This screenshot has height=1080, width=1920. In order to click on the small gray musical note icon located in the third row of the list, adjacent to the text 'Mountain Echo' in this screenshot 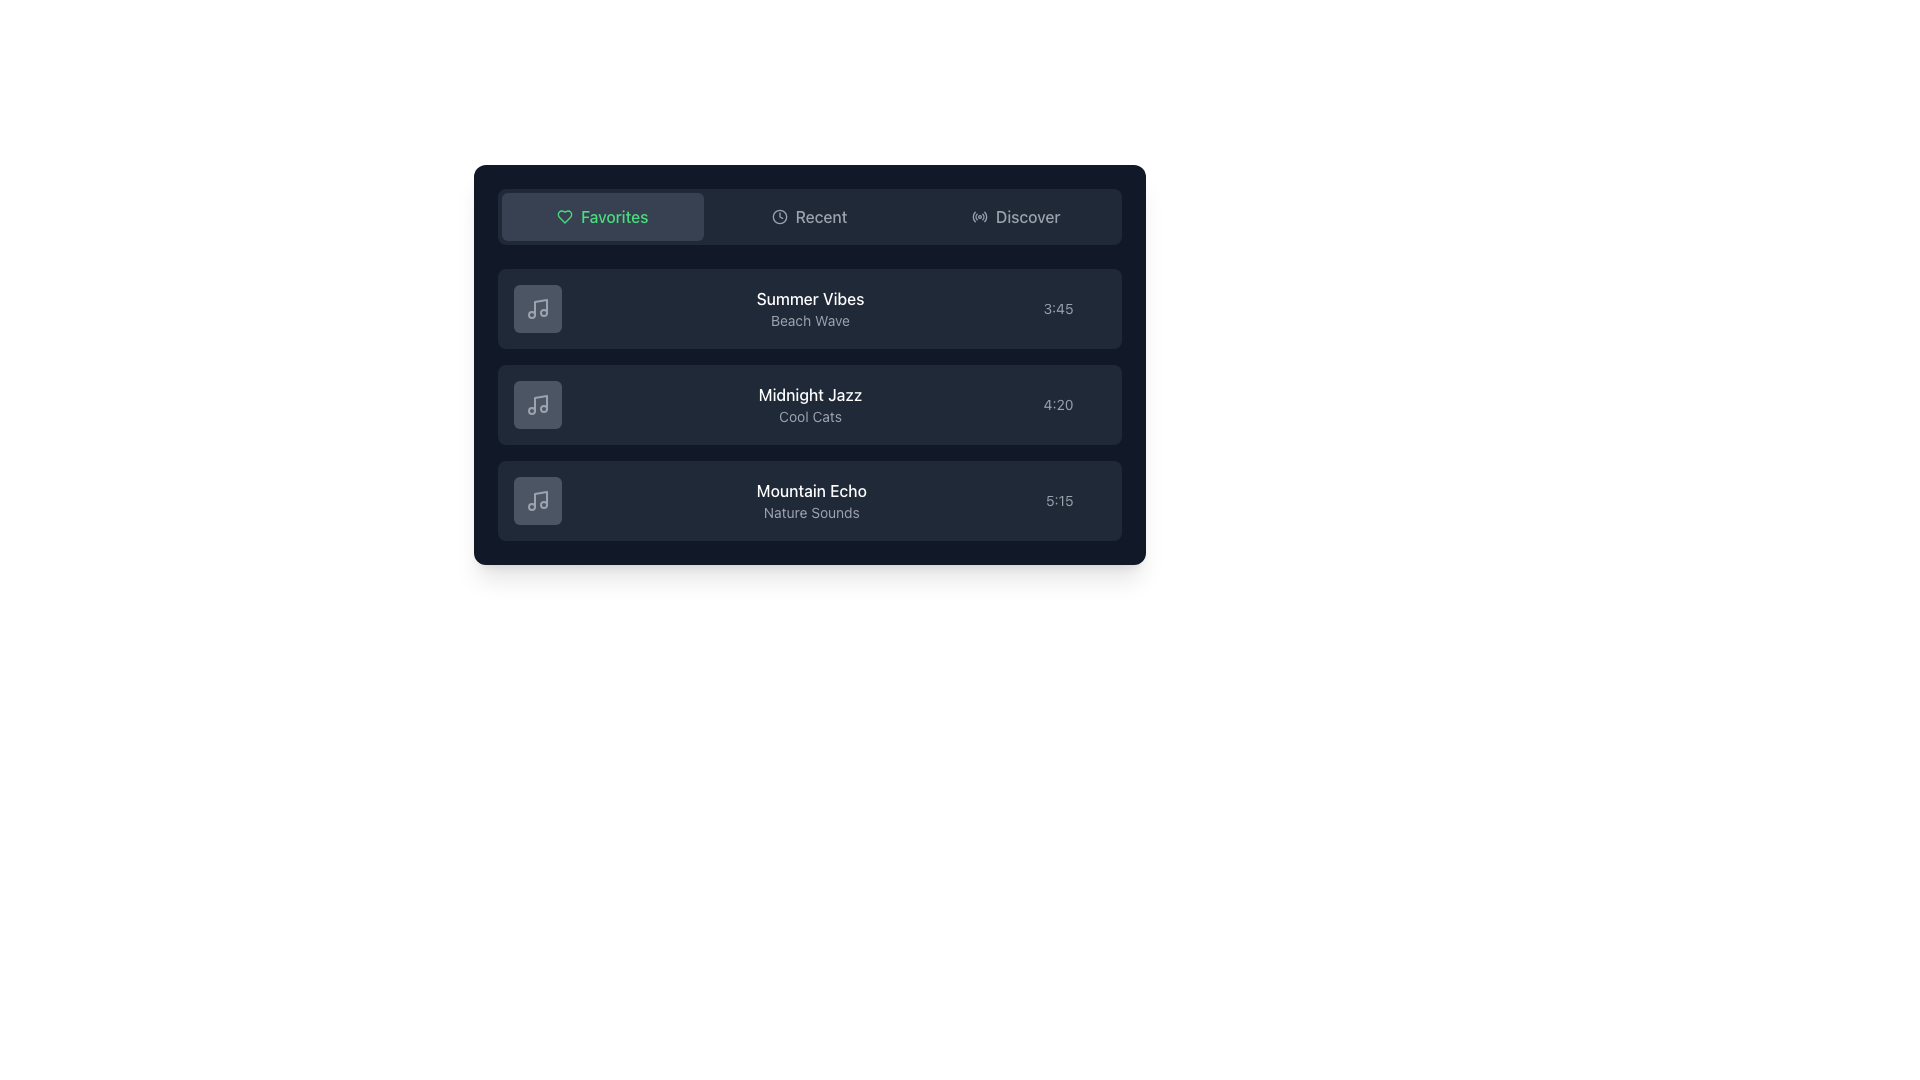, I will do `click(537, 500)`.